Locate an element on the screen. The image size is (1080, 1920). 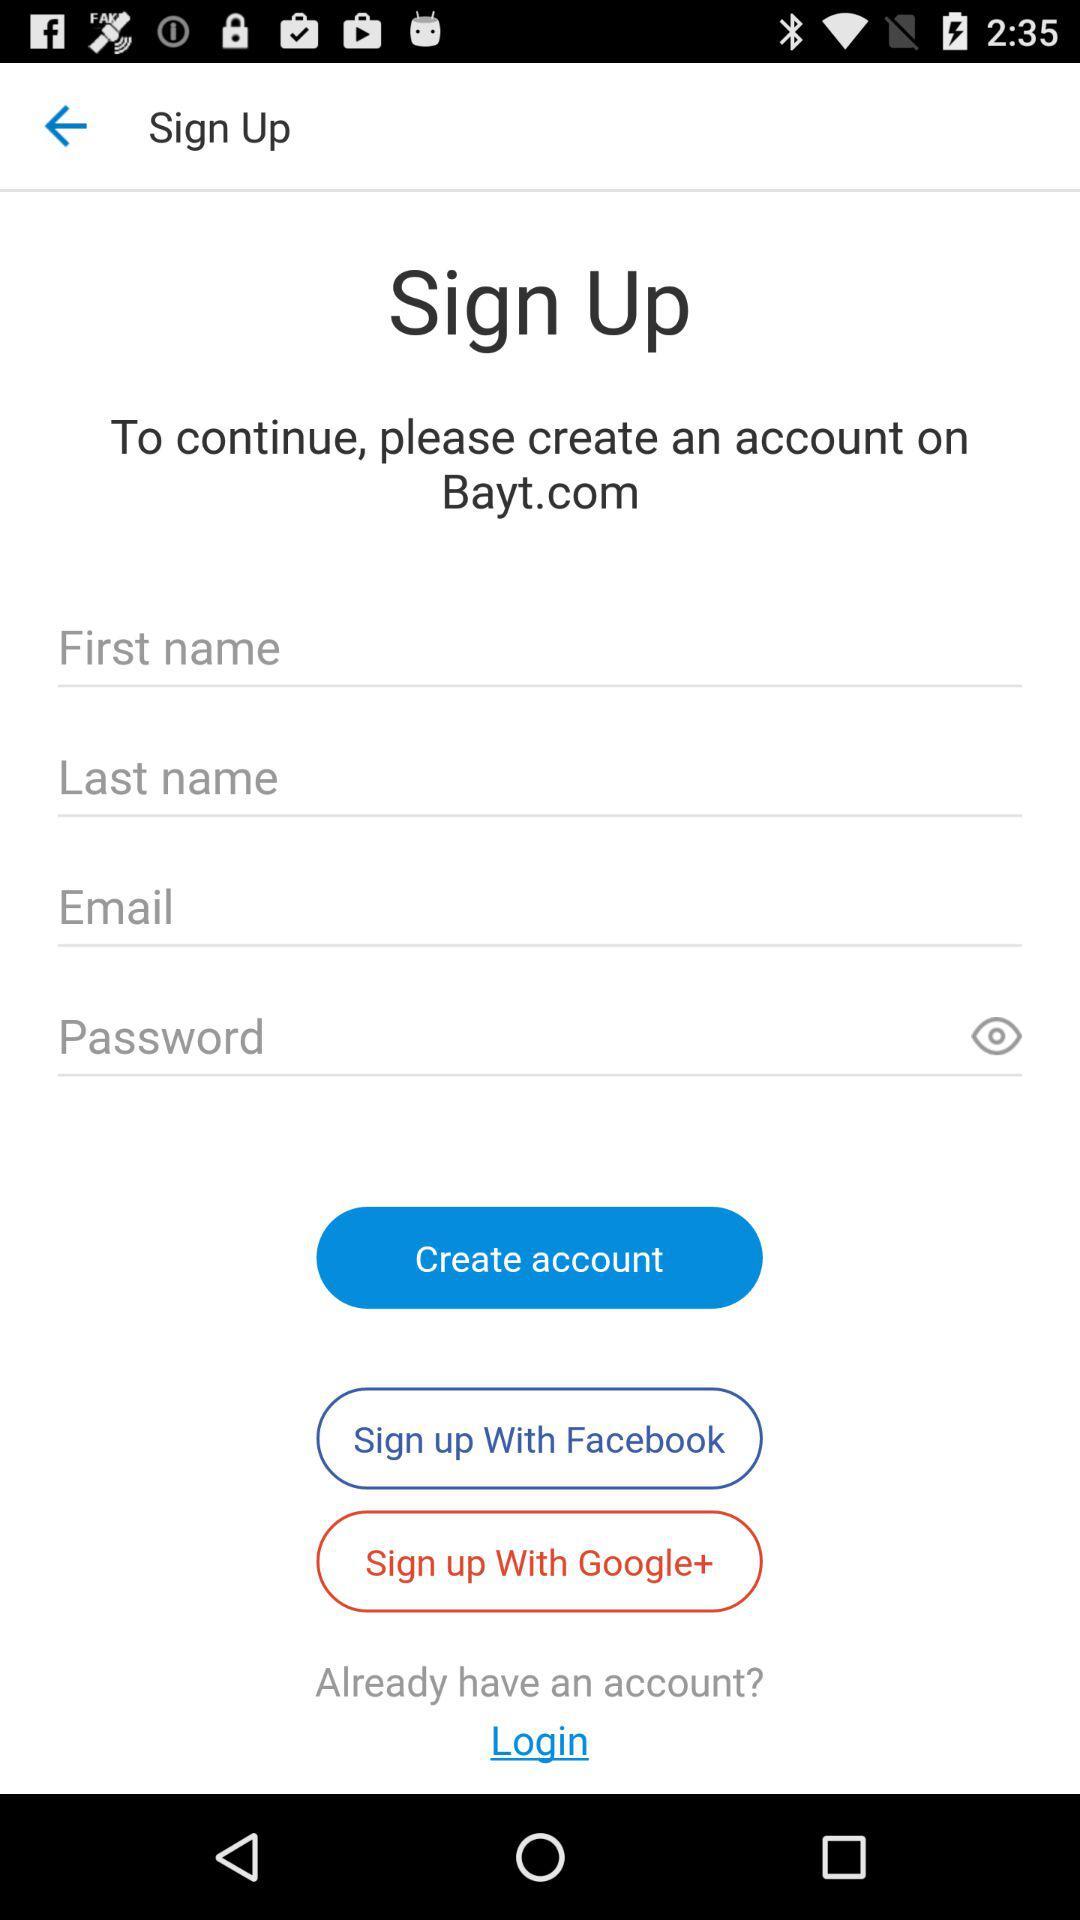
the visibility icon is located at coordinates (996, 1107).